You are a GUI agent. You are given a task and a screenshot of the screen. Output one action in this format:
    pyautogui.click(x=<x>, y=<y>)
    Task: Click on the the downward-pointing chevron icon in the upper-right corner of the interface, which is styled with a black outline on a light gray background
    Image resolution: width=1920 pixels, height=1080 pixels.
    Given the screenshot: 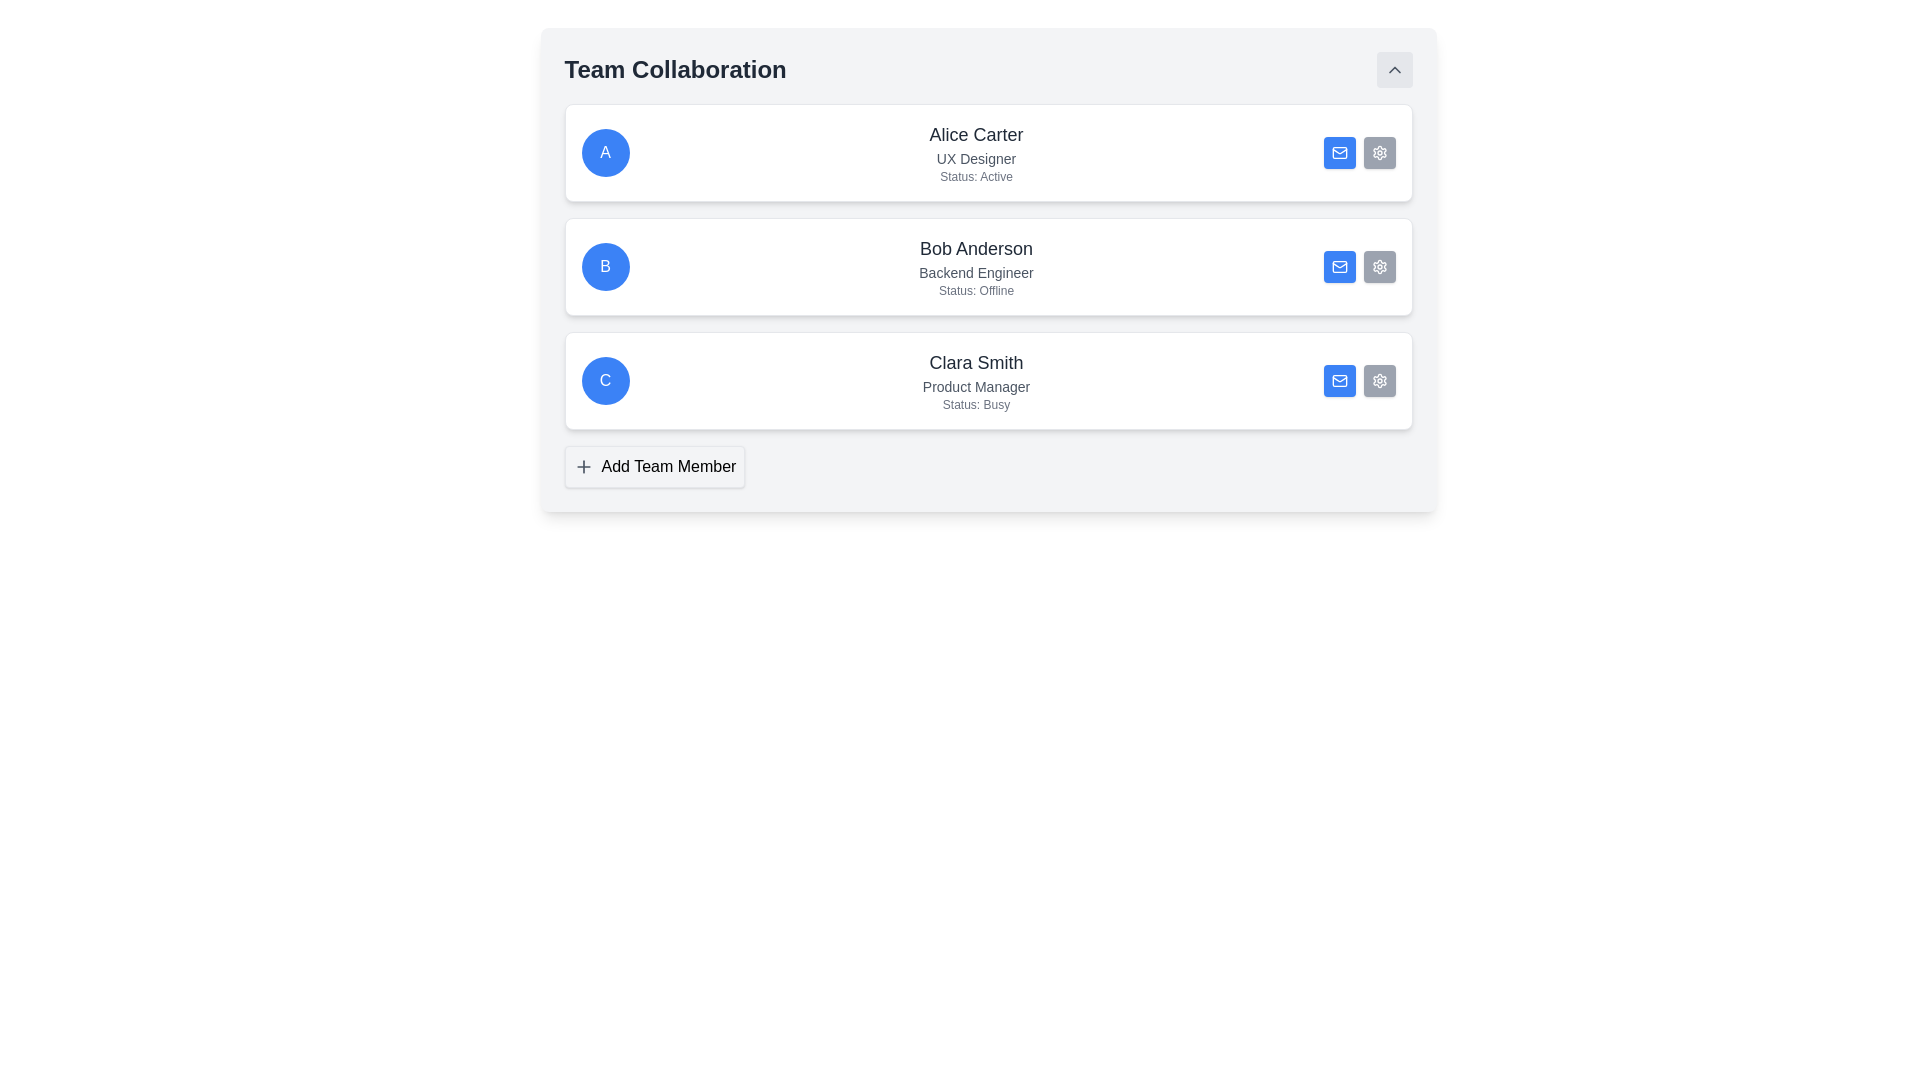 What is the action you would take?
    pyautogui.click(x=1393, y=68)
    